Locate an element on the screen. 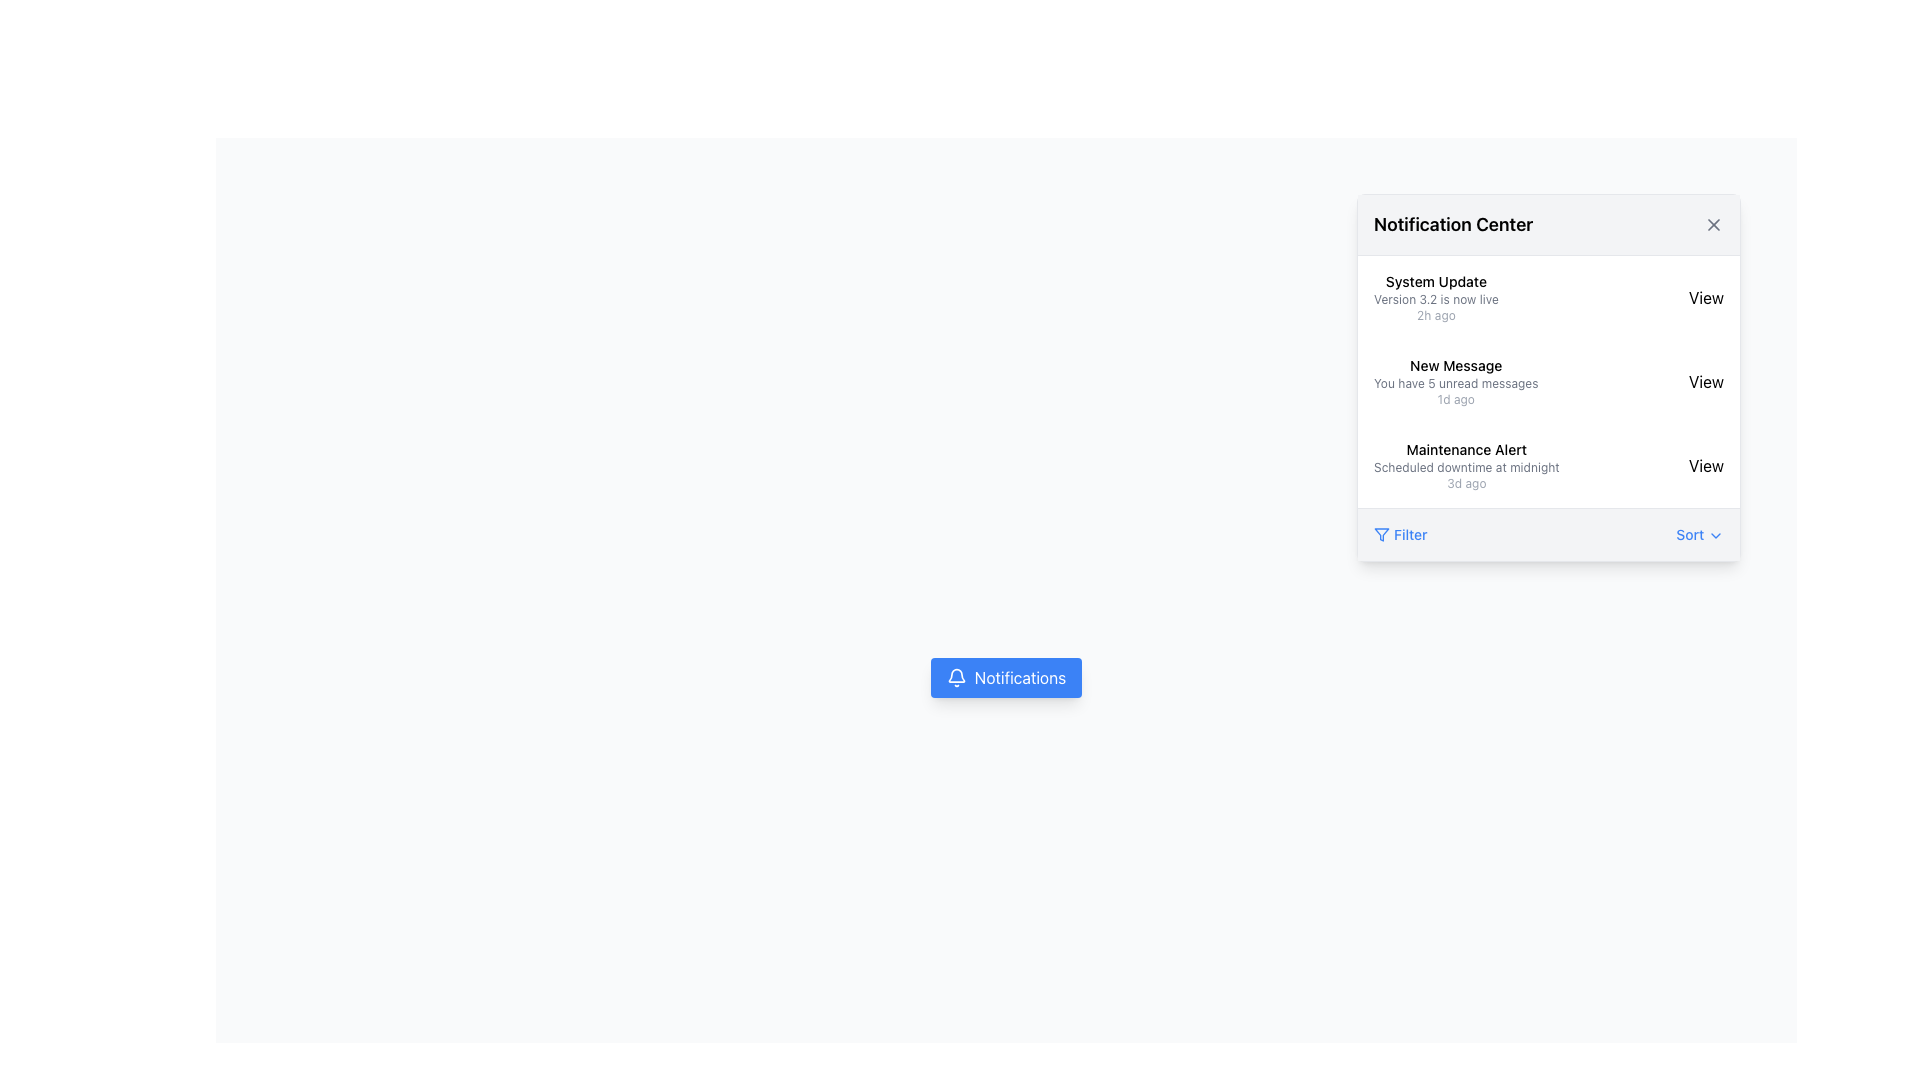 This screenshot has height=1080, width=1920. the text block that displays a summary of a notification item is located at coordinates (1456, 381).